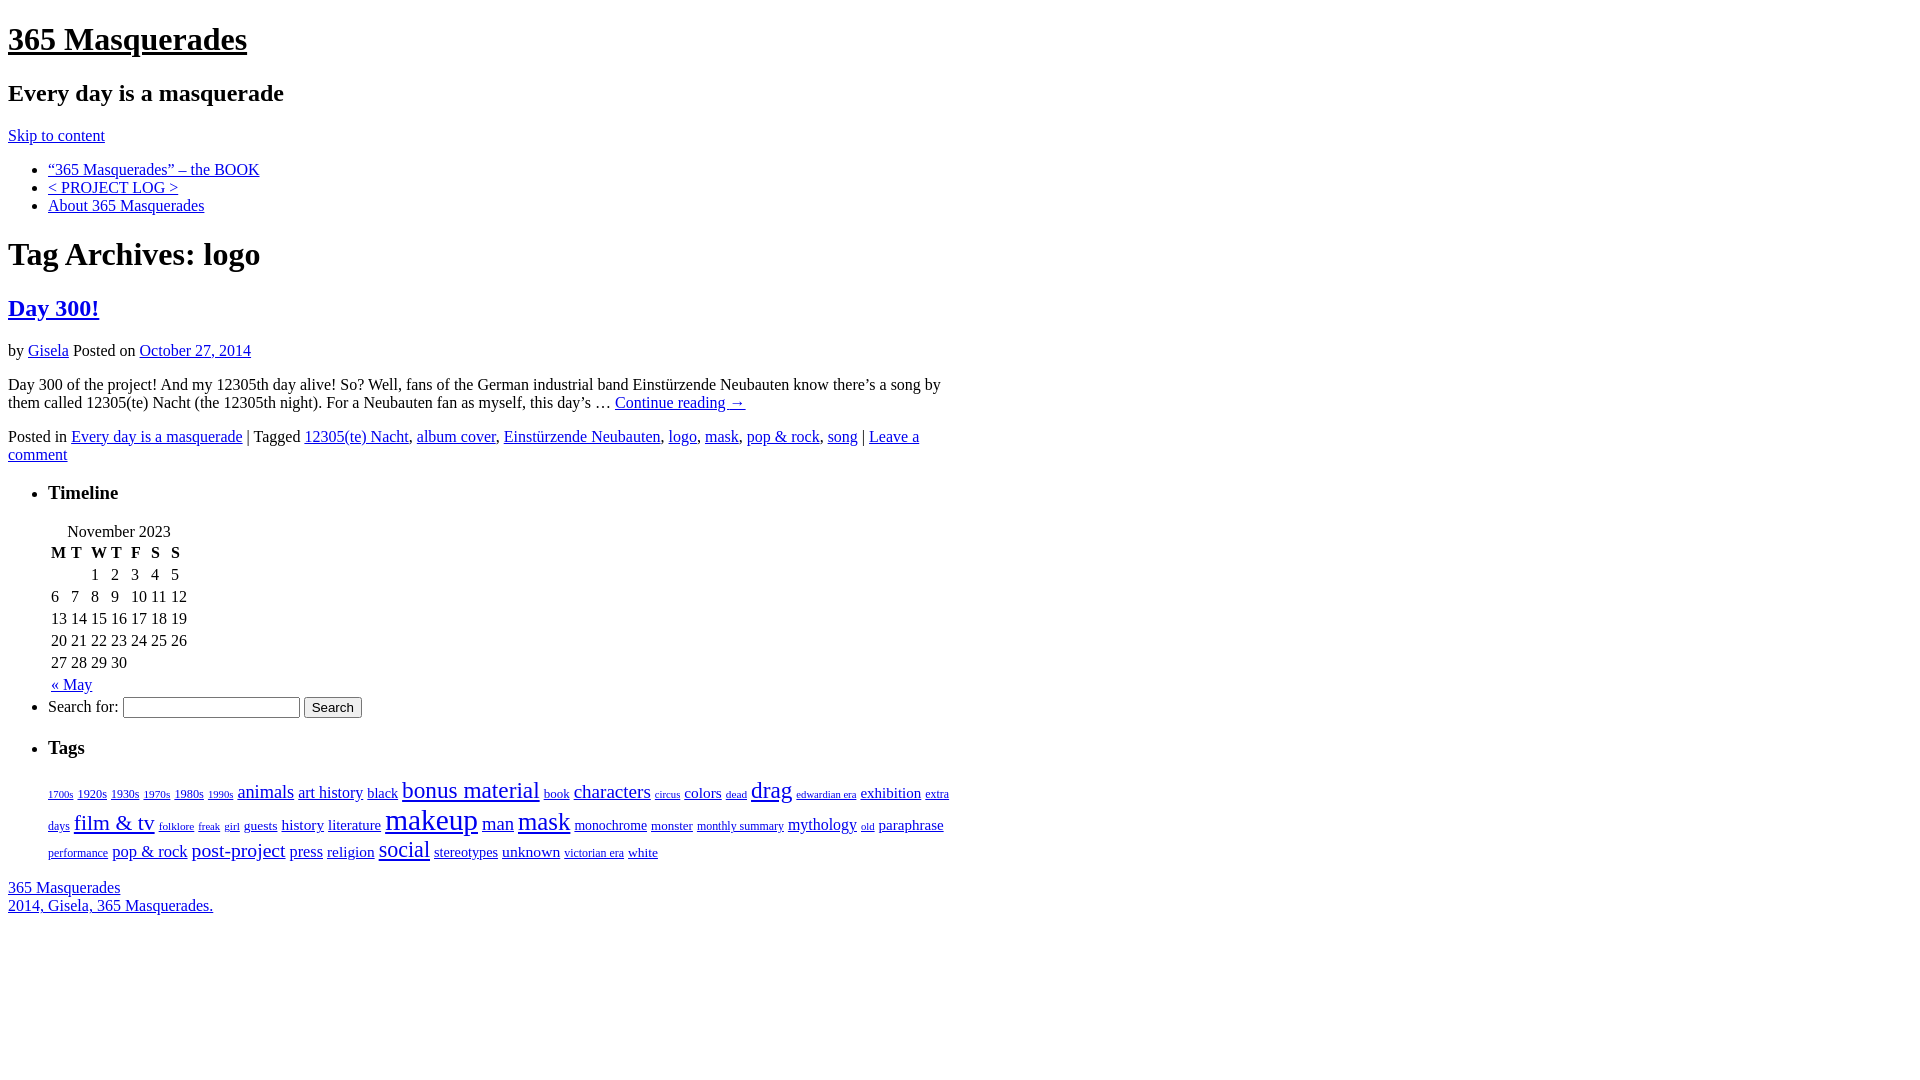 This screenshot has height=1080, width=1920. What do you see at coordinates (138, 349) in the screenshot?
I see `'October 27, 2014'` at bounding box center [138, 349].